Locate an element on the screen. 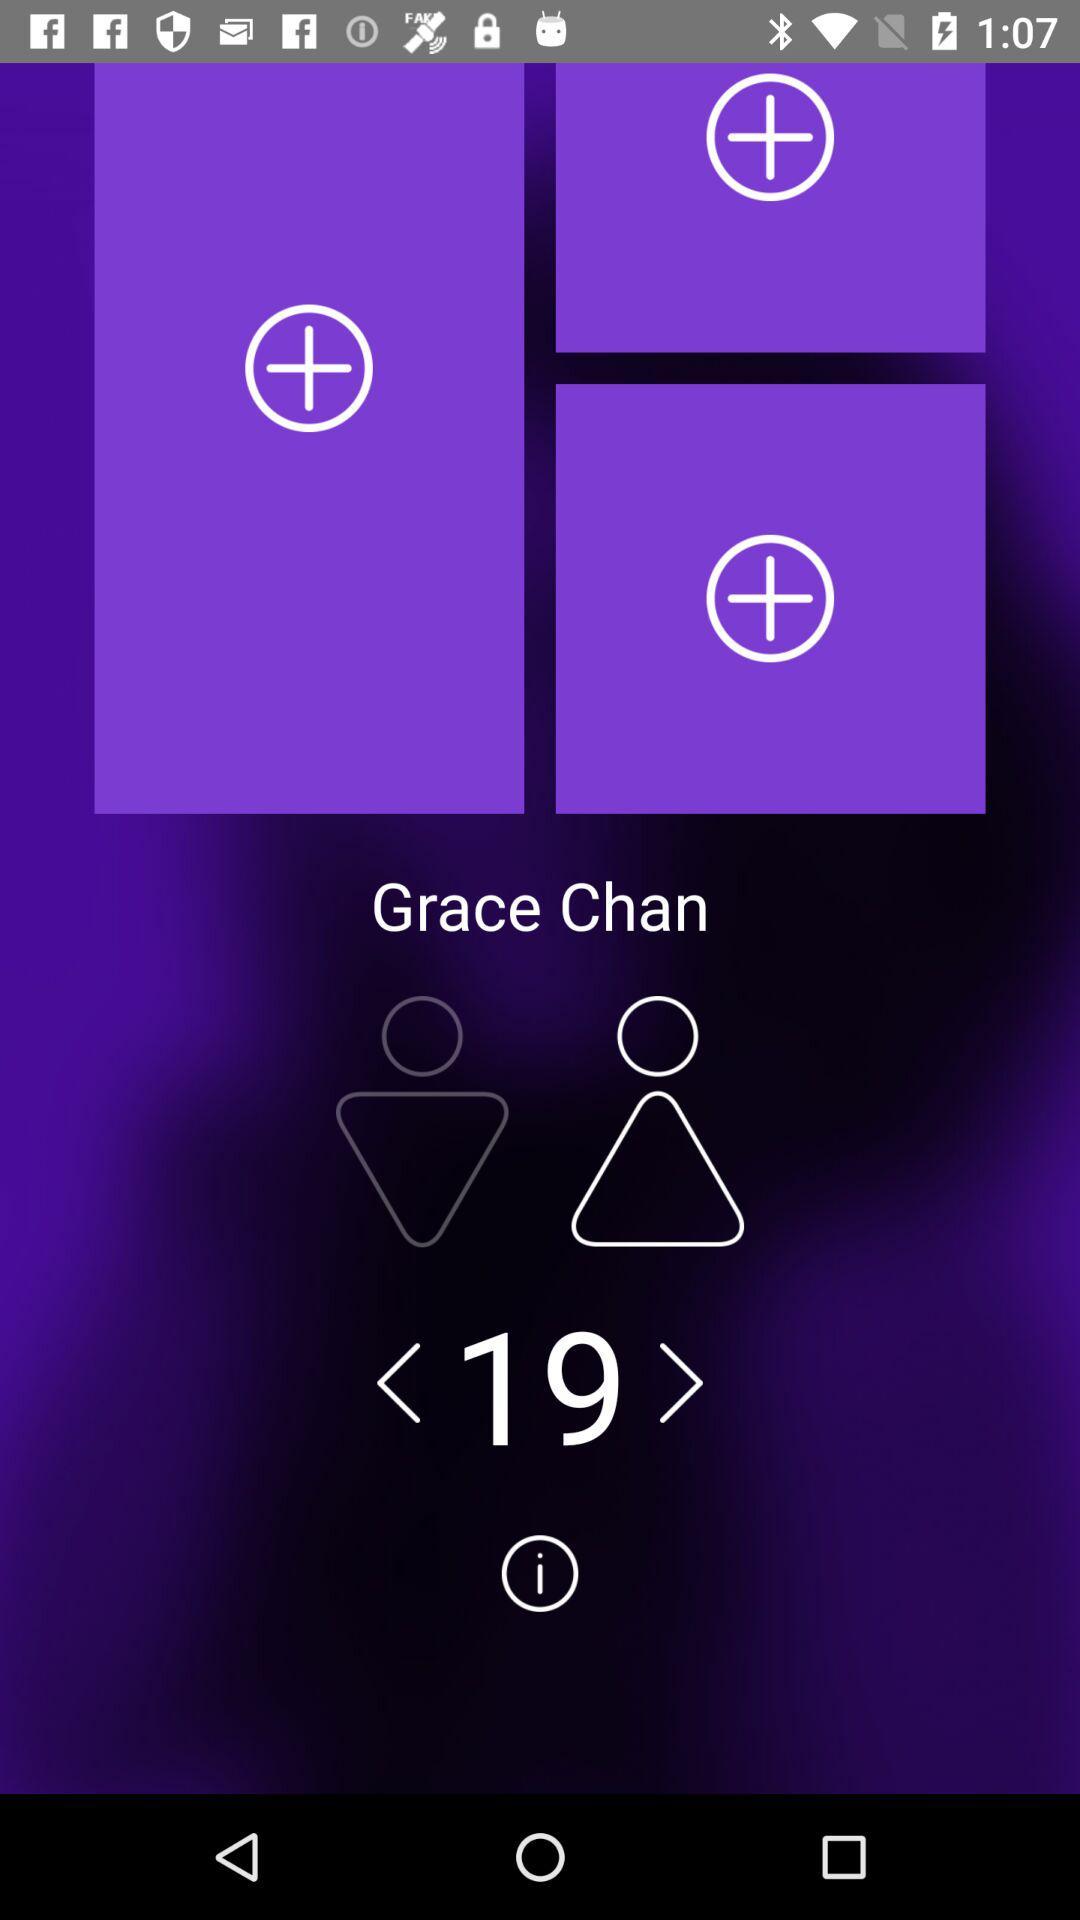  the arrow_backward icon is located at coordinates (398, 1381).